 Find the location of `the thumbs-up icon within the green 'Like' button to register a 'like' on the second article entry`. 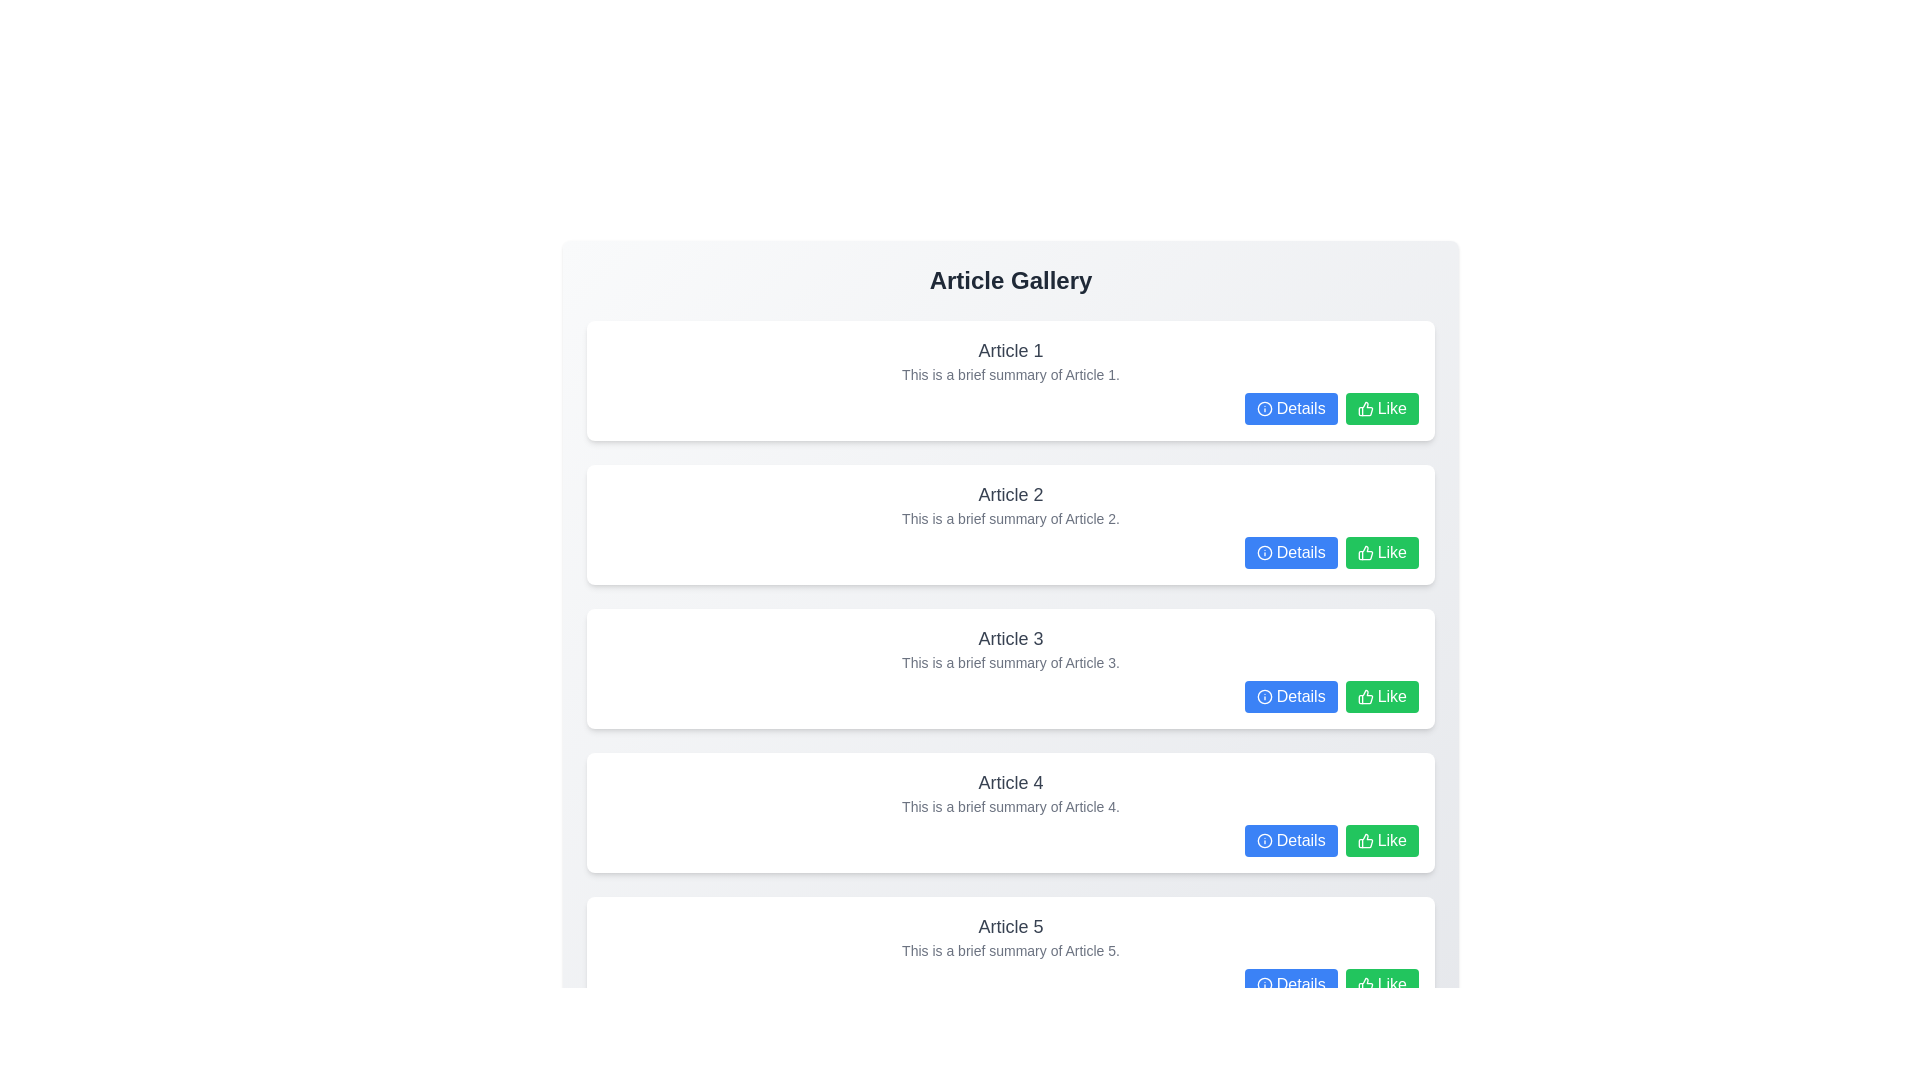

the thumbs-up icon within the green 'Like' button to register a 'like' on the second article entry is located at coordinates (1364, 552).